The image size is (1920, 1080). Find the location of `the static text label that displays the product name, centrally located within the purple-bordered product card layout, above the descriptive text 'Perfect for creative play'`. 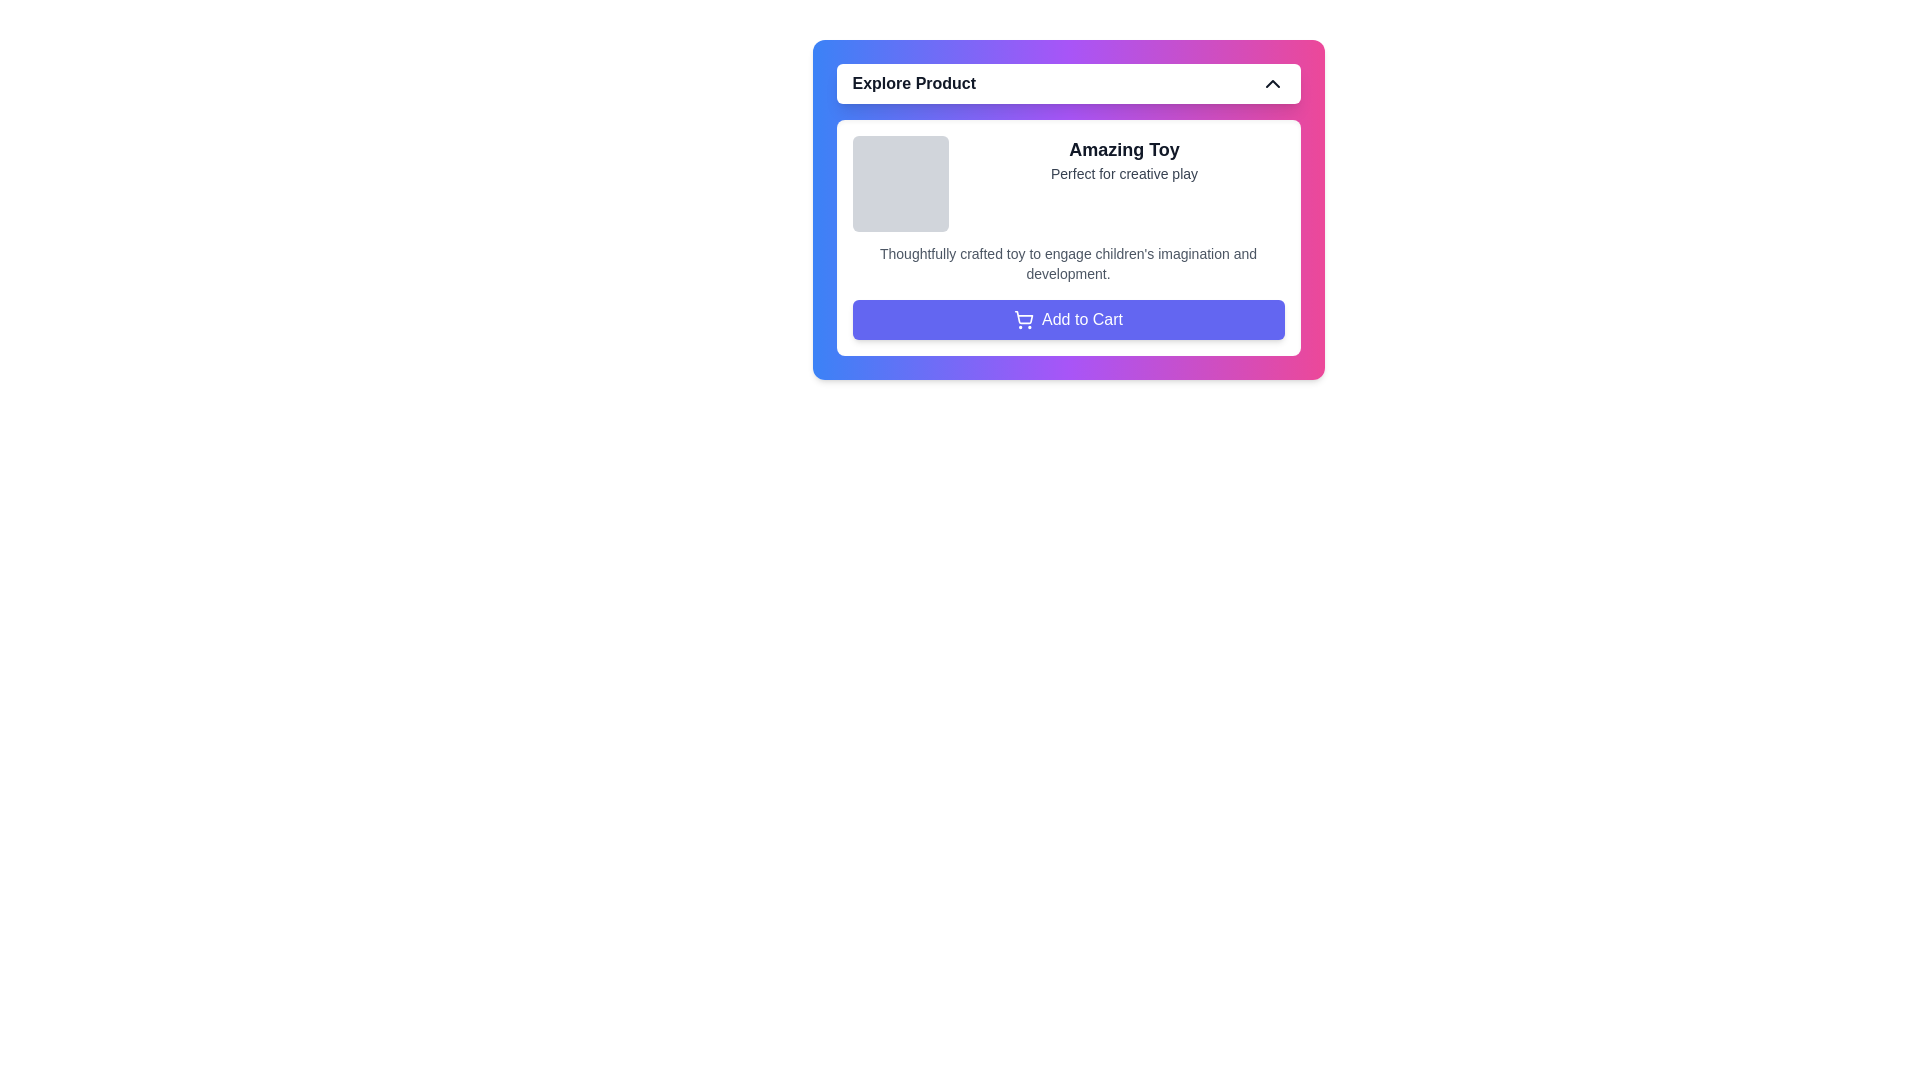

the static text label that displays the product name, centrally located within the purple-bordered product card layout, above the descriptive text 'Perfect for creative play' is located at coordinates (1124, 149).